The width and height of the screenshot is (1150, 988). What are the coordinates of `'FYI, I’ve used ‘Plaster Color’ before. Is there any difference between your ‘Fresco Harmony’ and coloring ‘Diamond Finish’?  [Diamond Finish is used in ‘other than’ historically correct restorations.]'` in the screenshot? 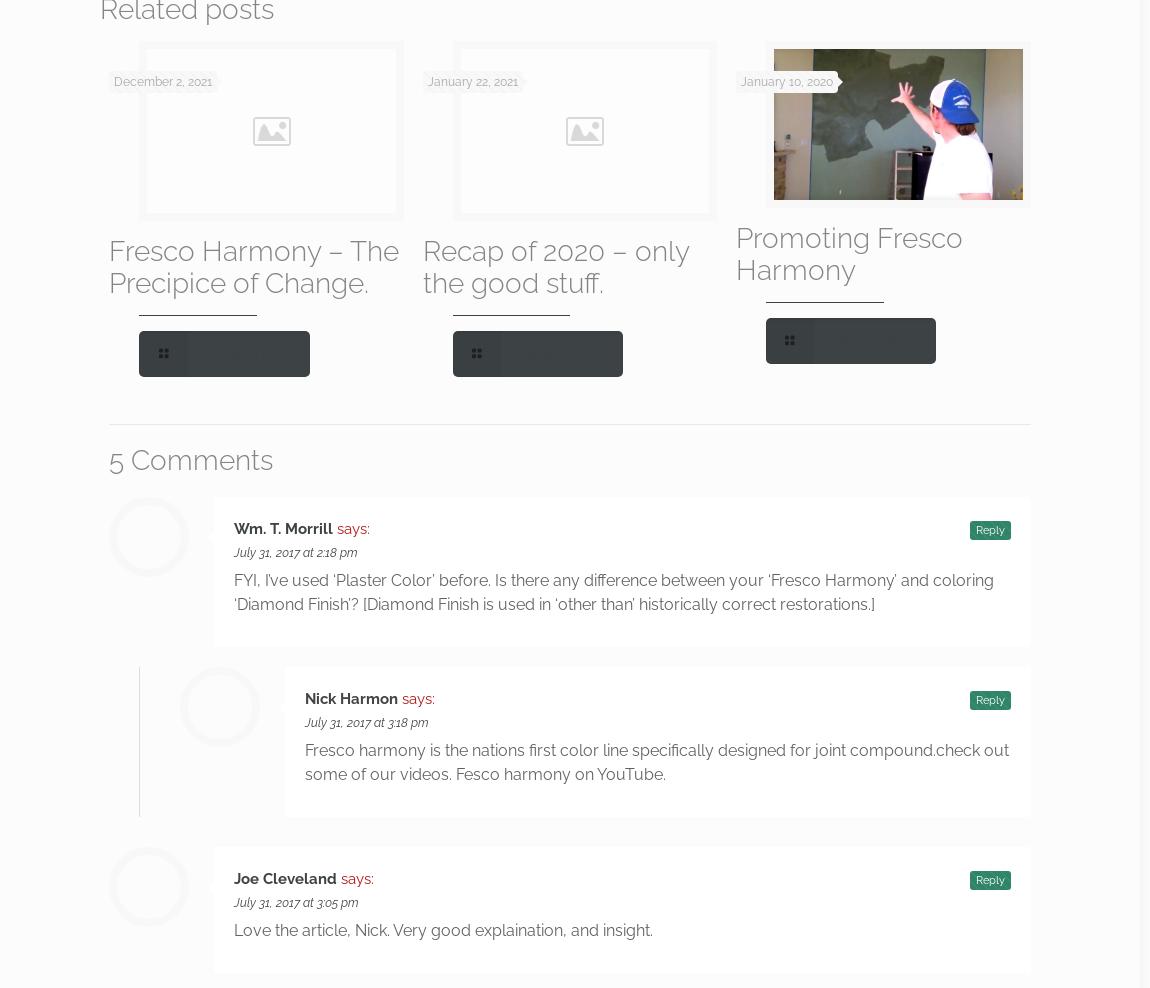 It's located at (612, 592).